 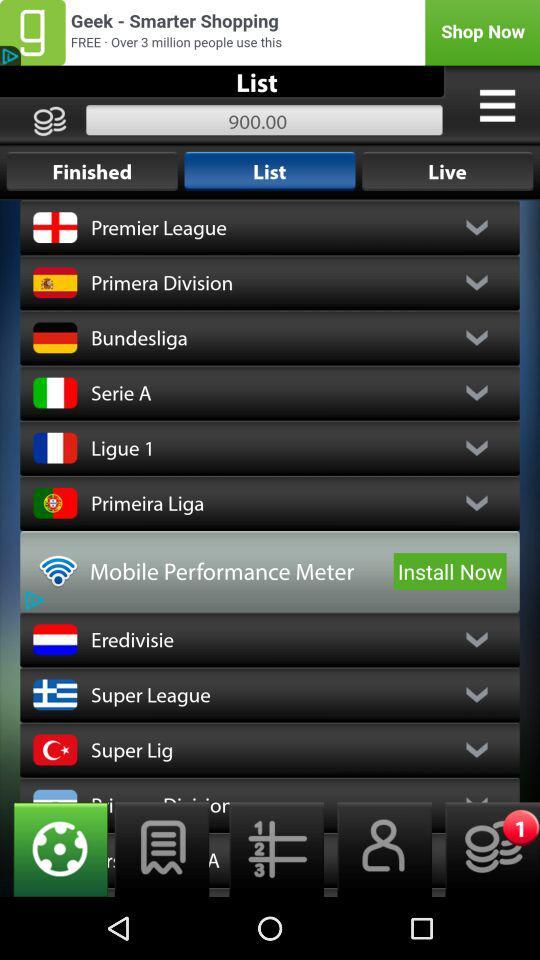 I want to click on the chat icon, so click(x=161, y=909).